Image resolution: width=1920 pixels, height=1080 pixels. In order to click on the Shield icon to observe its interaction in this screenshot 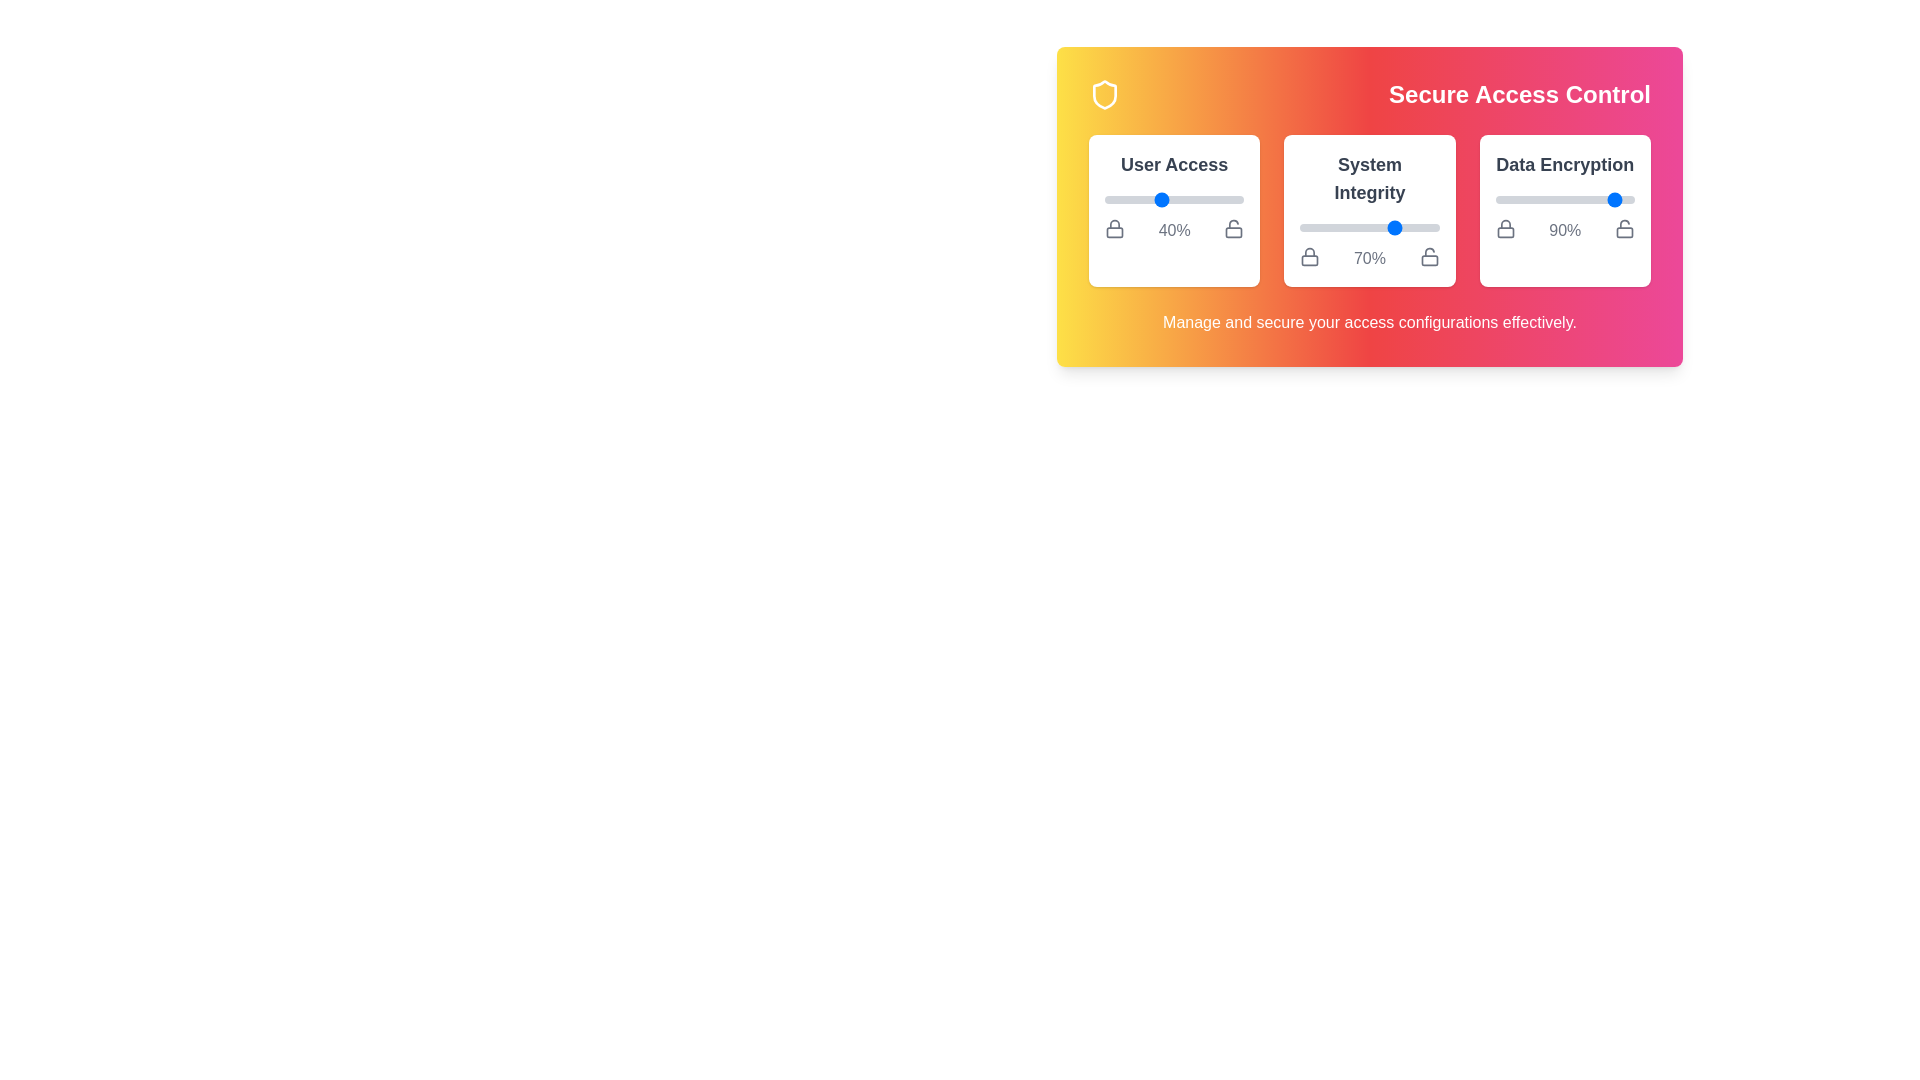, I will do `click(1103, 95)`.